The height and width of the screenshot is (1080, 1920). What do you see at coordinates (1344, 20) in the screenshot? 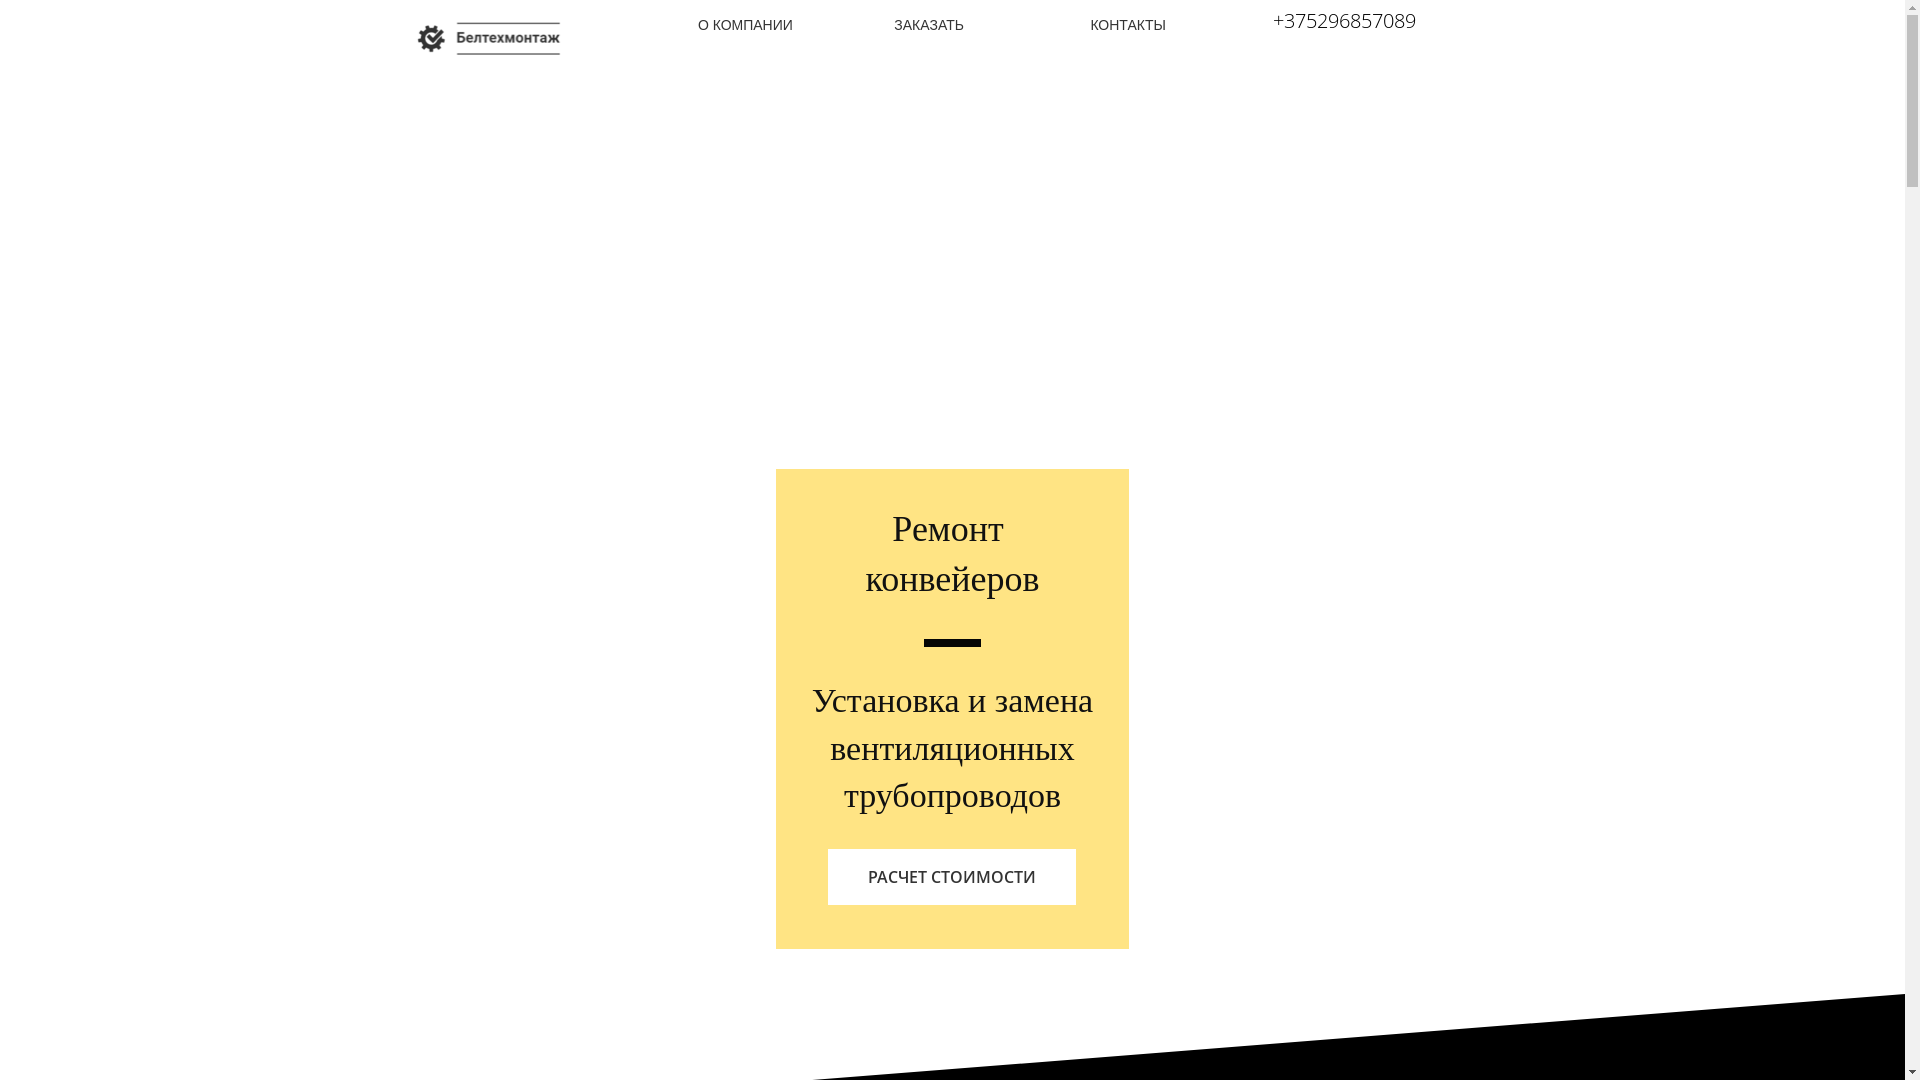
I see `'+375296857089'` at bounding box center [1344, 20].